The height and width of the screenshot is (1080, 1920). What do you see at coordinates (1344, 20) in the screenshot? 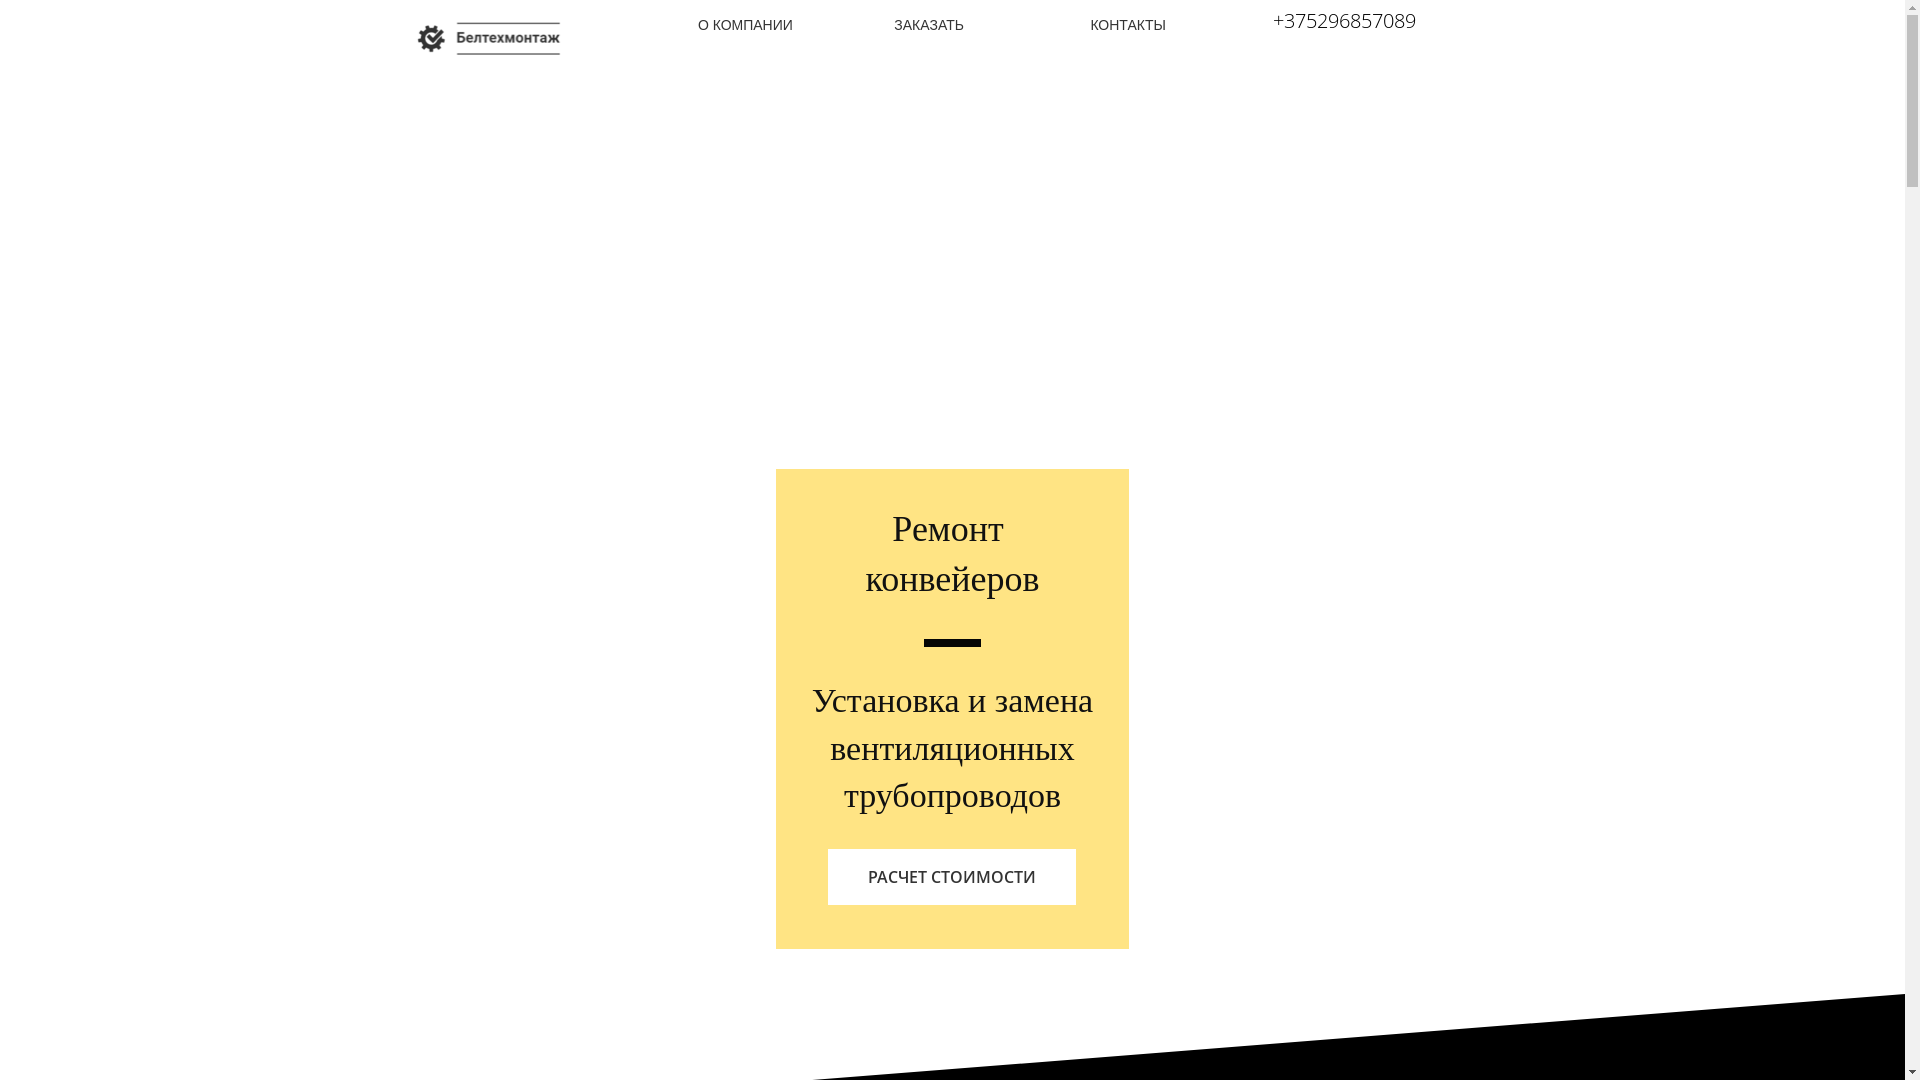
I see `'+375296857089'` at bounding box center [1344, 20].